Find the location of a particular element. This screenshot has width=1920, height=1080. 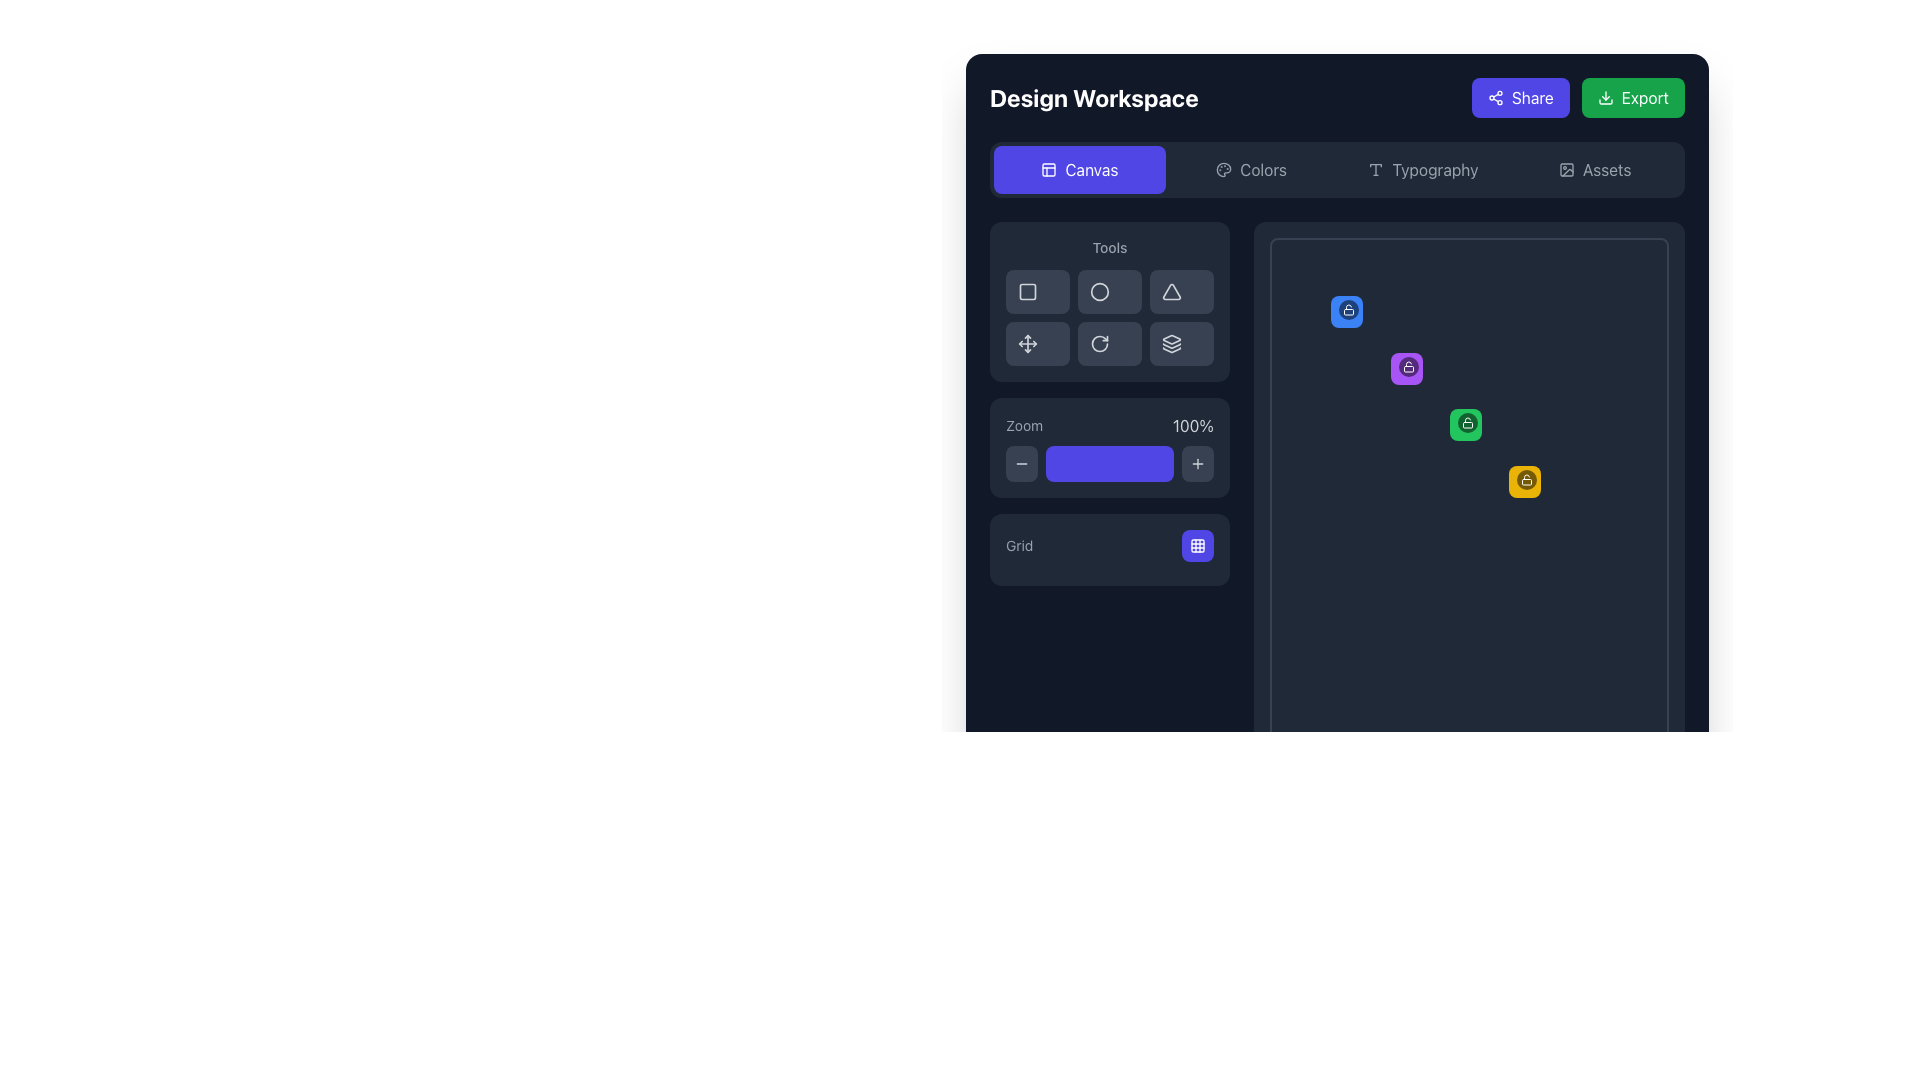

the first button in the horizontal row located at the top-left corner of the interface is located at coordinates (1078, 168).